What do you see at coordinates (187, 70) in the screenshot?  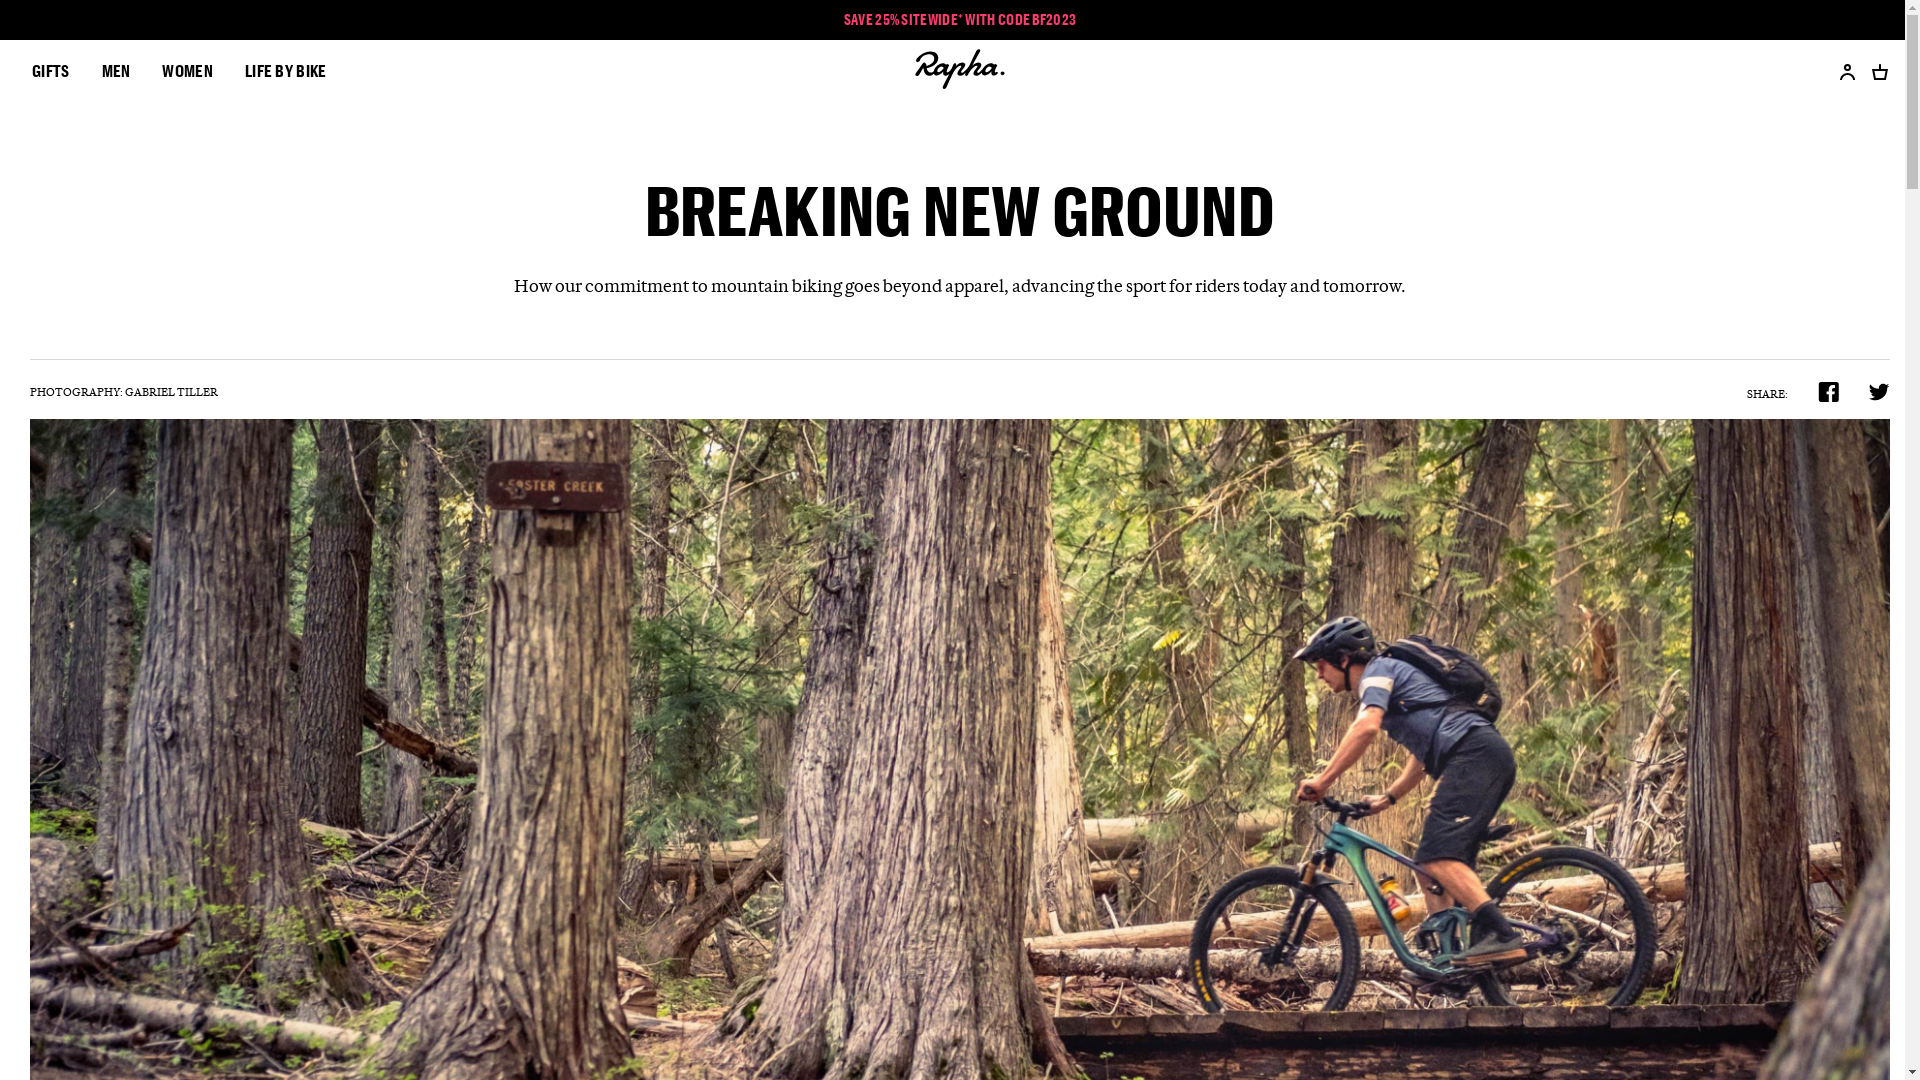 I see `'WOMEN'` at bounding box center [187, 70].